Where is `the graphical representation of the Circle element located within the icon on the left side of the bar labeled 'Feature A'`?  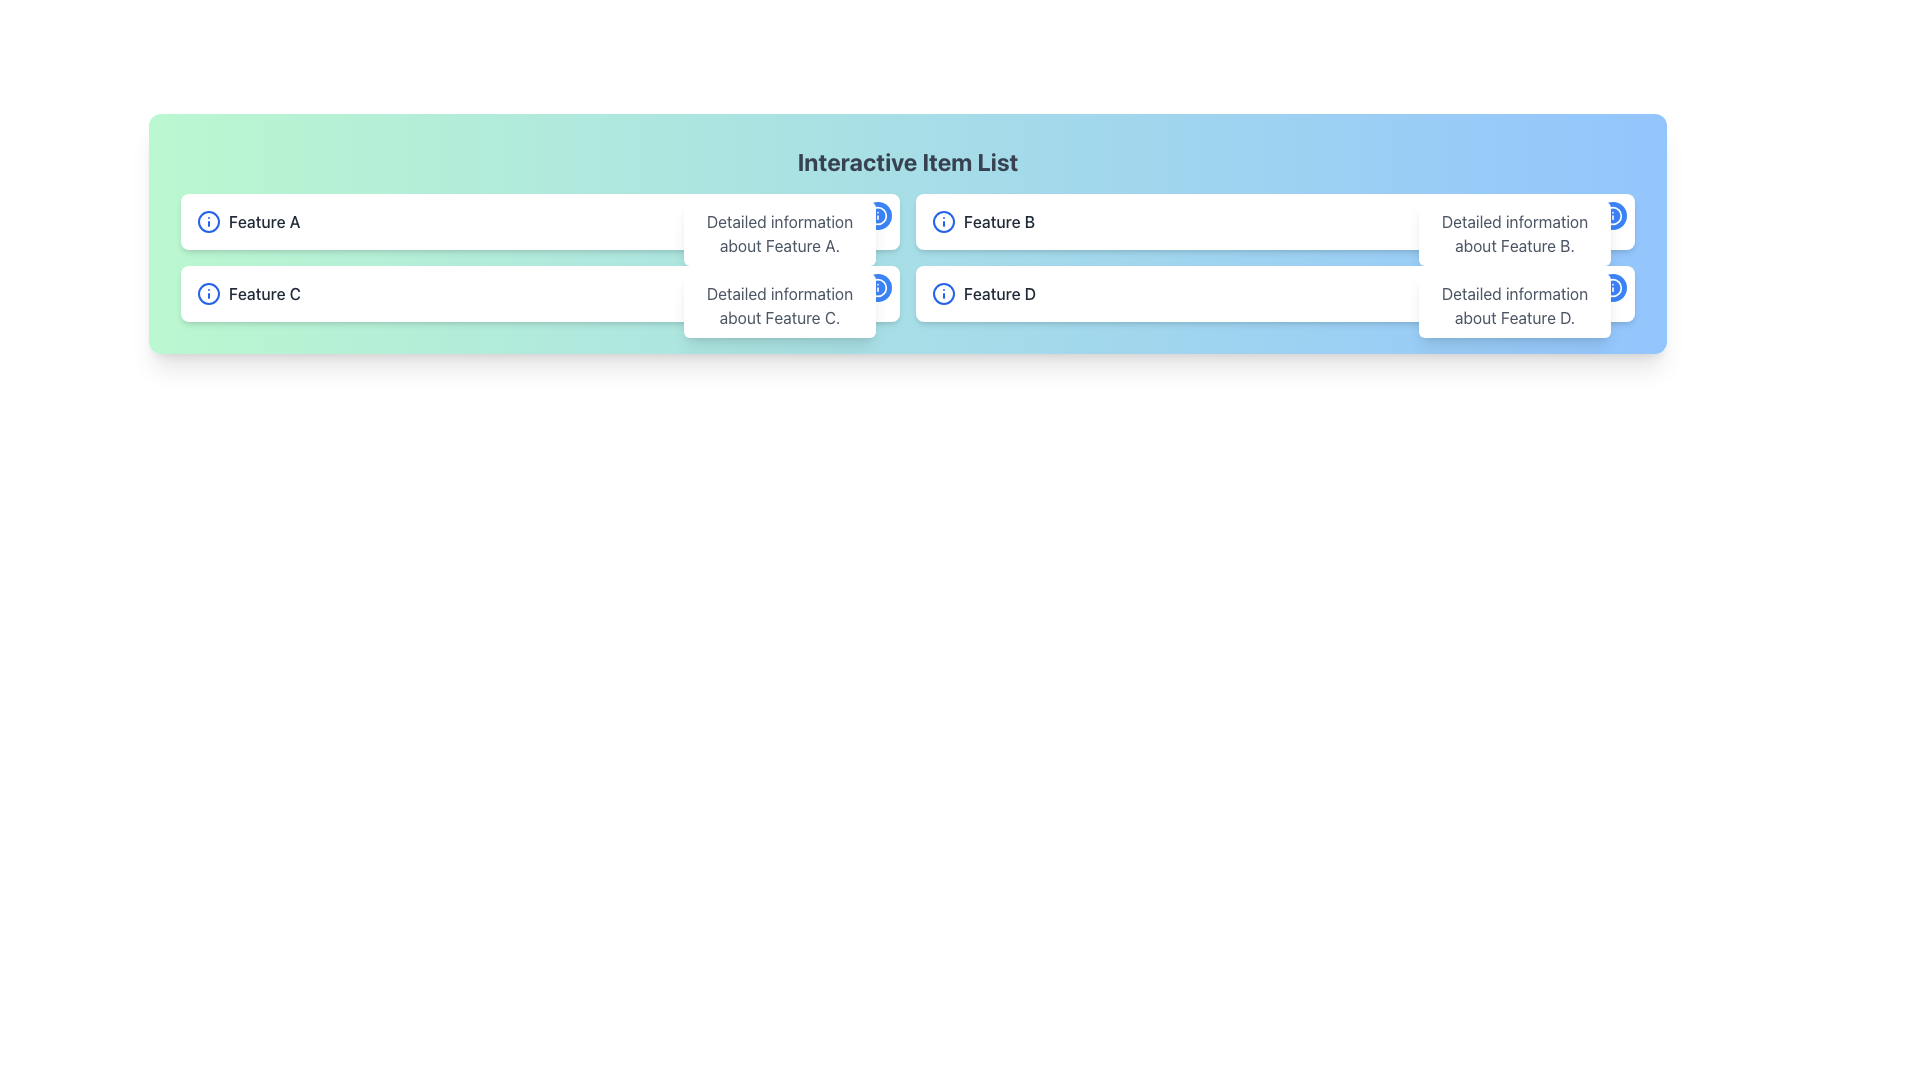 the graphical representation of the Circle element located within the icon on the left side of the bar labeled 'Feature A' is located at coordinates (209, 222).